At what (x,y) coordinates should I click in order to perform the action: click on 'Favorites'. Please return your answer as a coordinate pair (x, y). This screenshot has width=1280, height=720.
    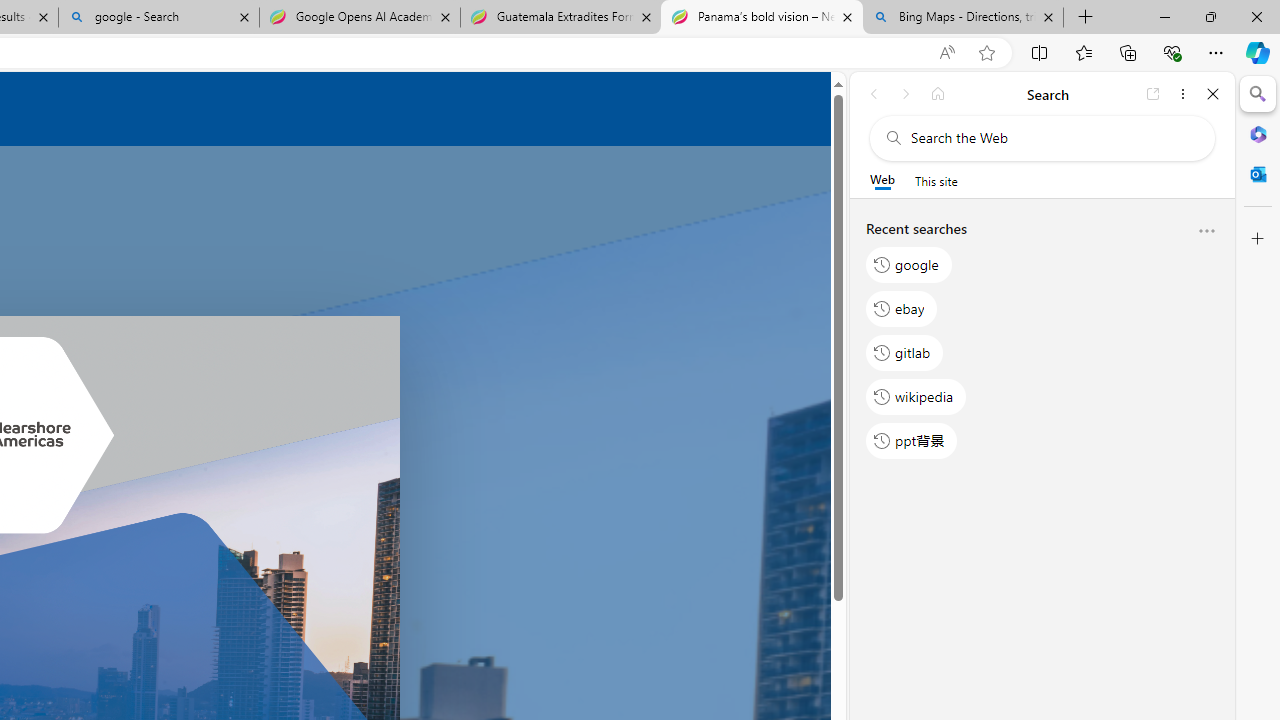
    Looking at the image, I should click on (1082, 51).